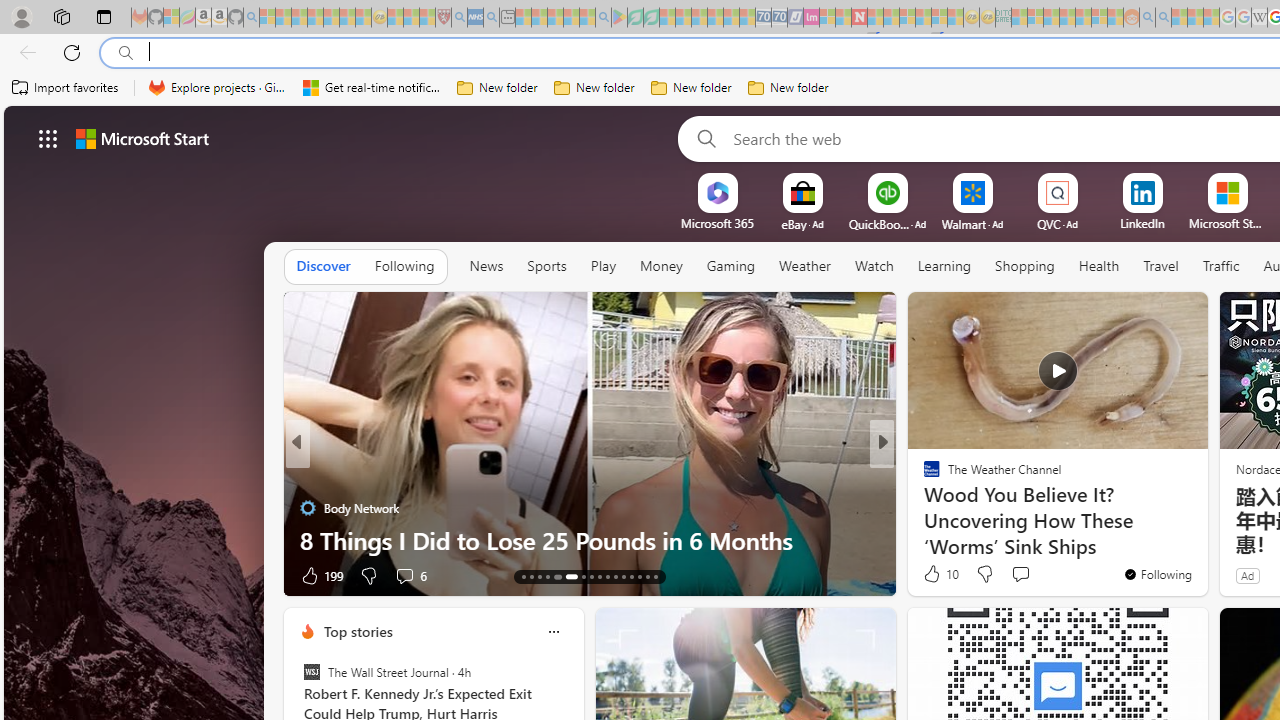 The height and width of the screenshot is (720, 1280). I want to click on 'EatingWell', so click(922, 475).